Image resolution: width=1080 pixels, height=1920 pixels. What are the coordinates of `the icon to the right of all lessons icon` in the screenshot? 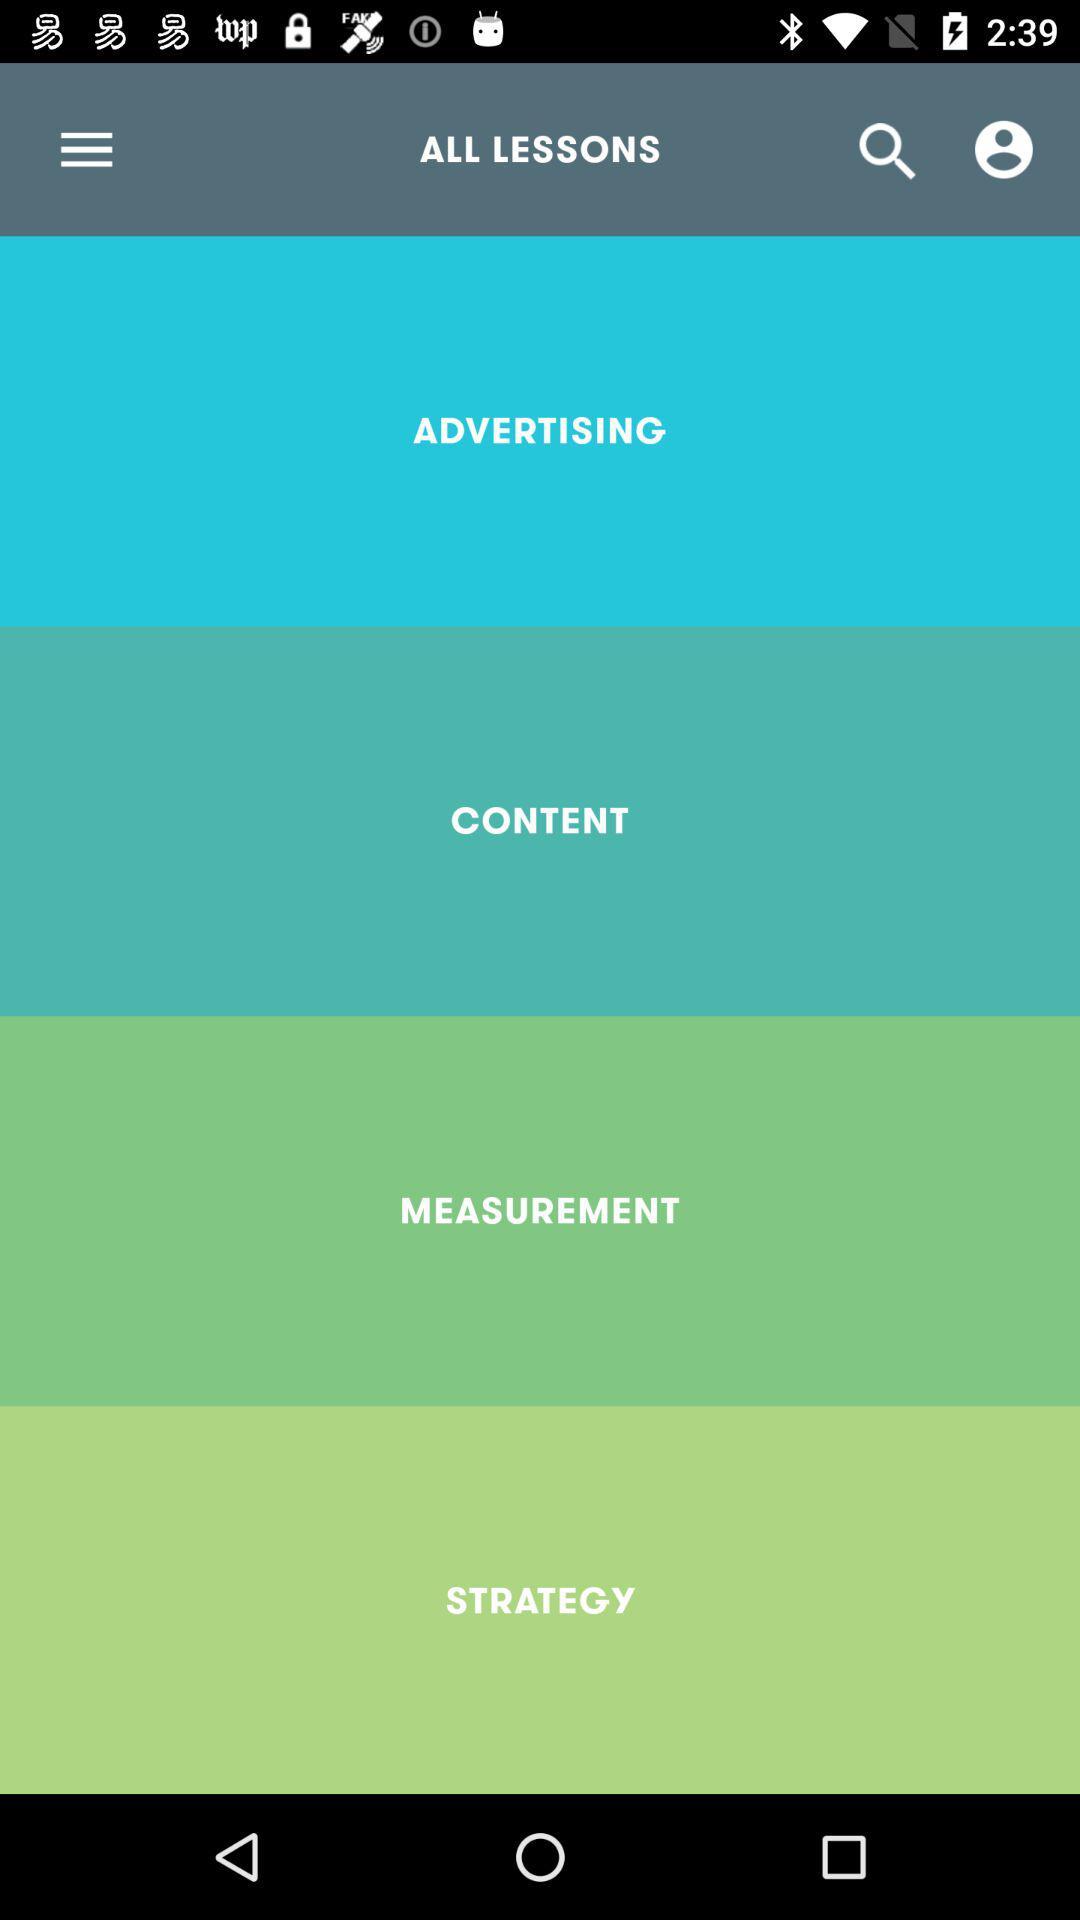 It's located at (1003, 148).